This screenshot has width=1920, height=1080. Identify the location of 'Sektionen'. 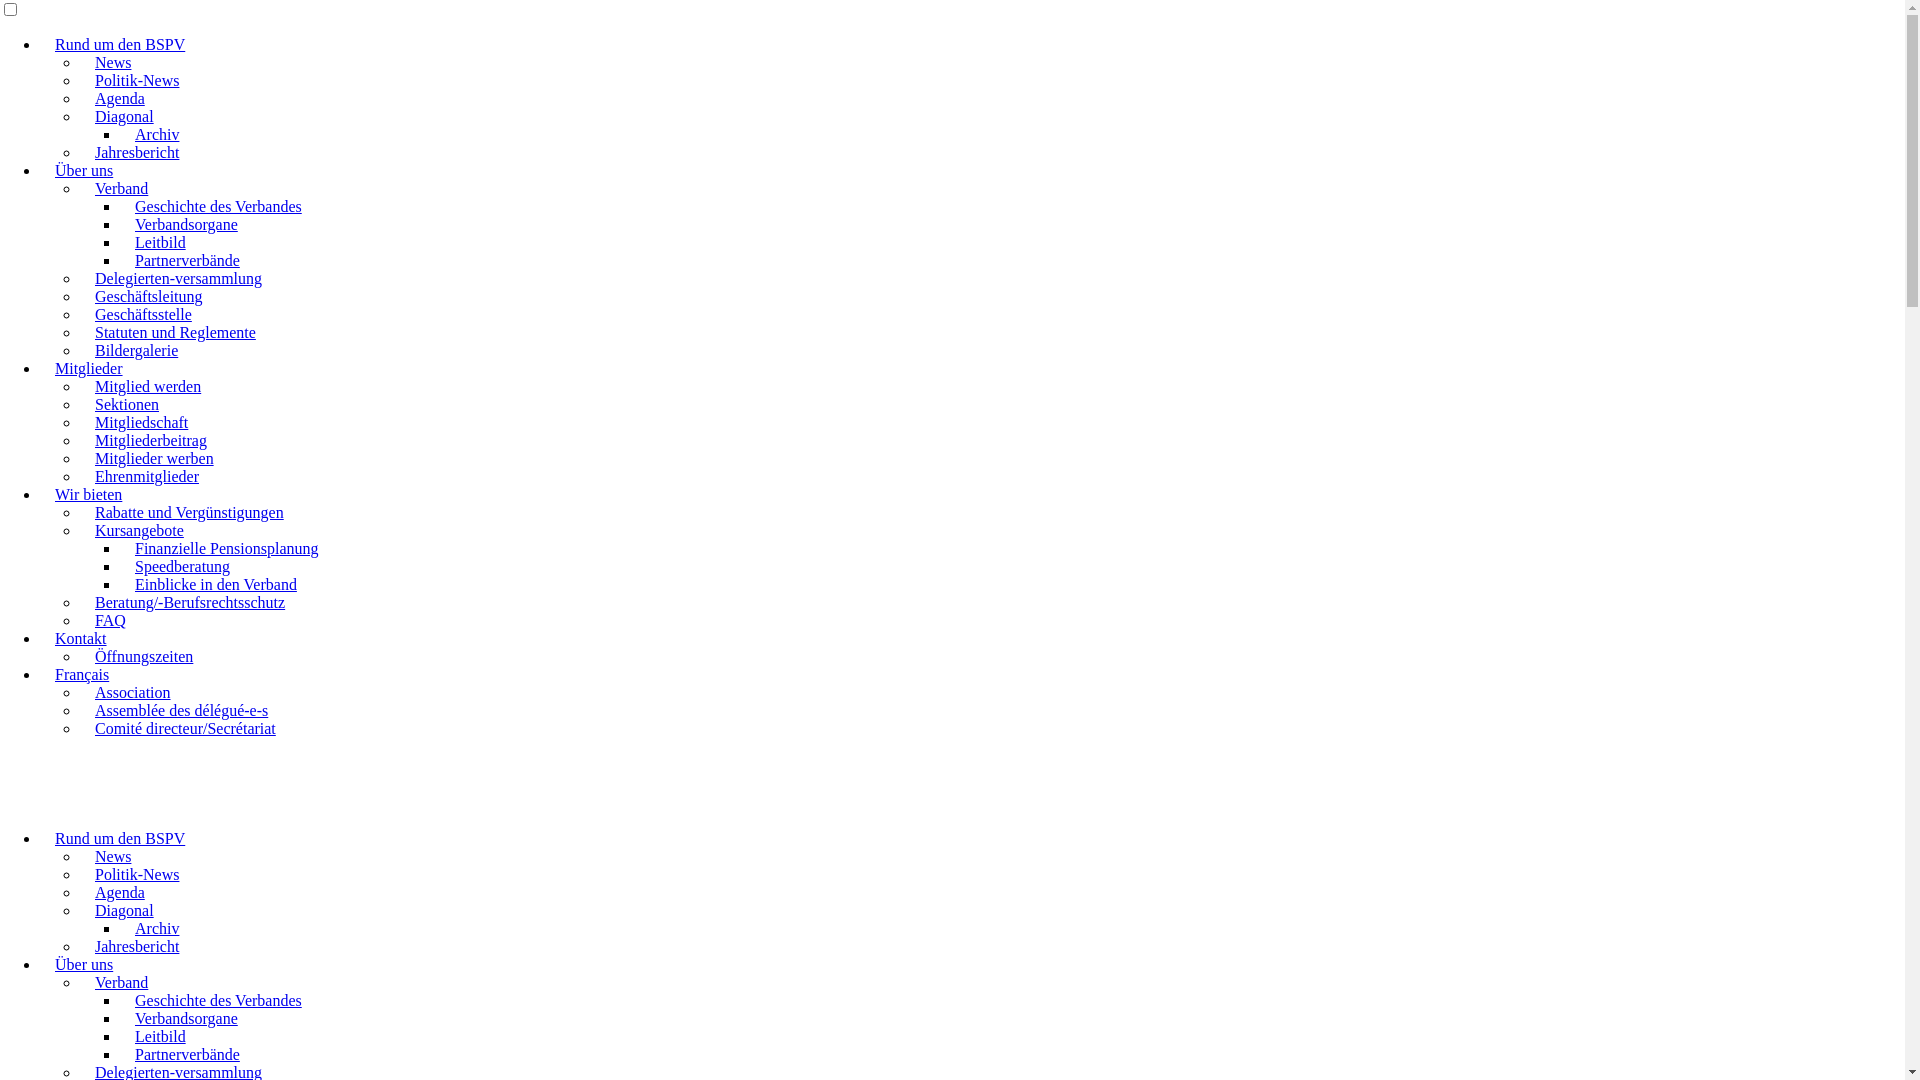
(80, 404).